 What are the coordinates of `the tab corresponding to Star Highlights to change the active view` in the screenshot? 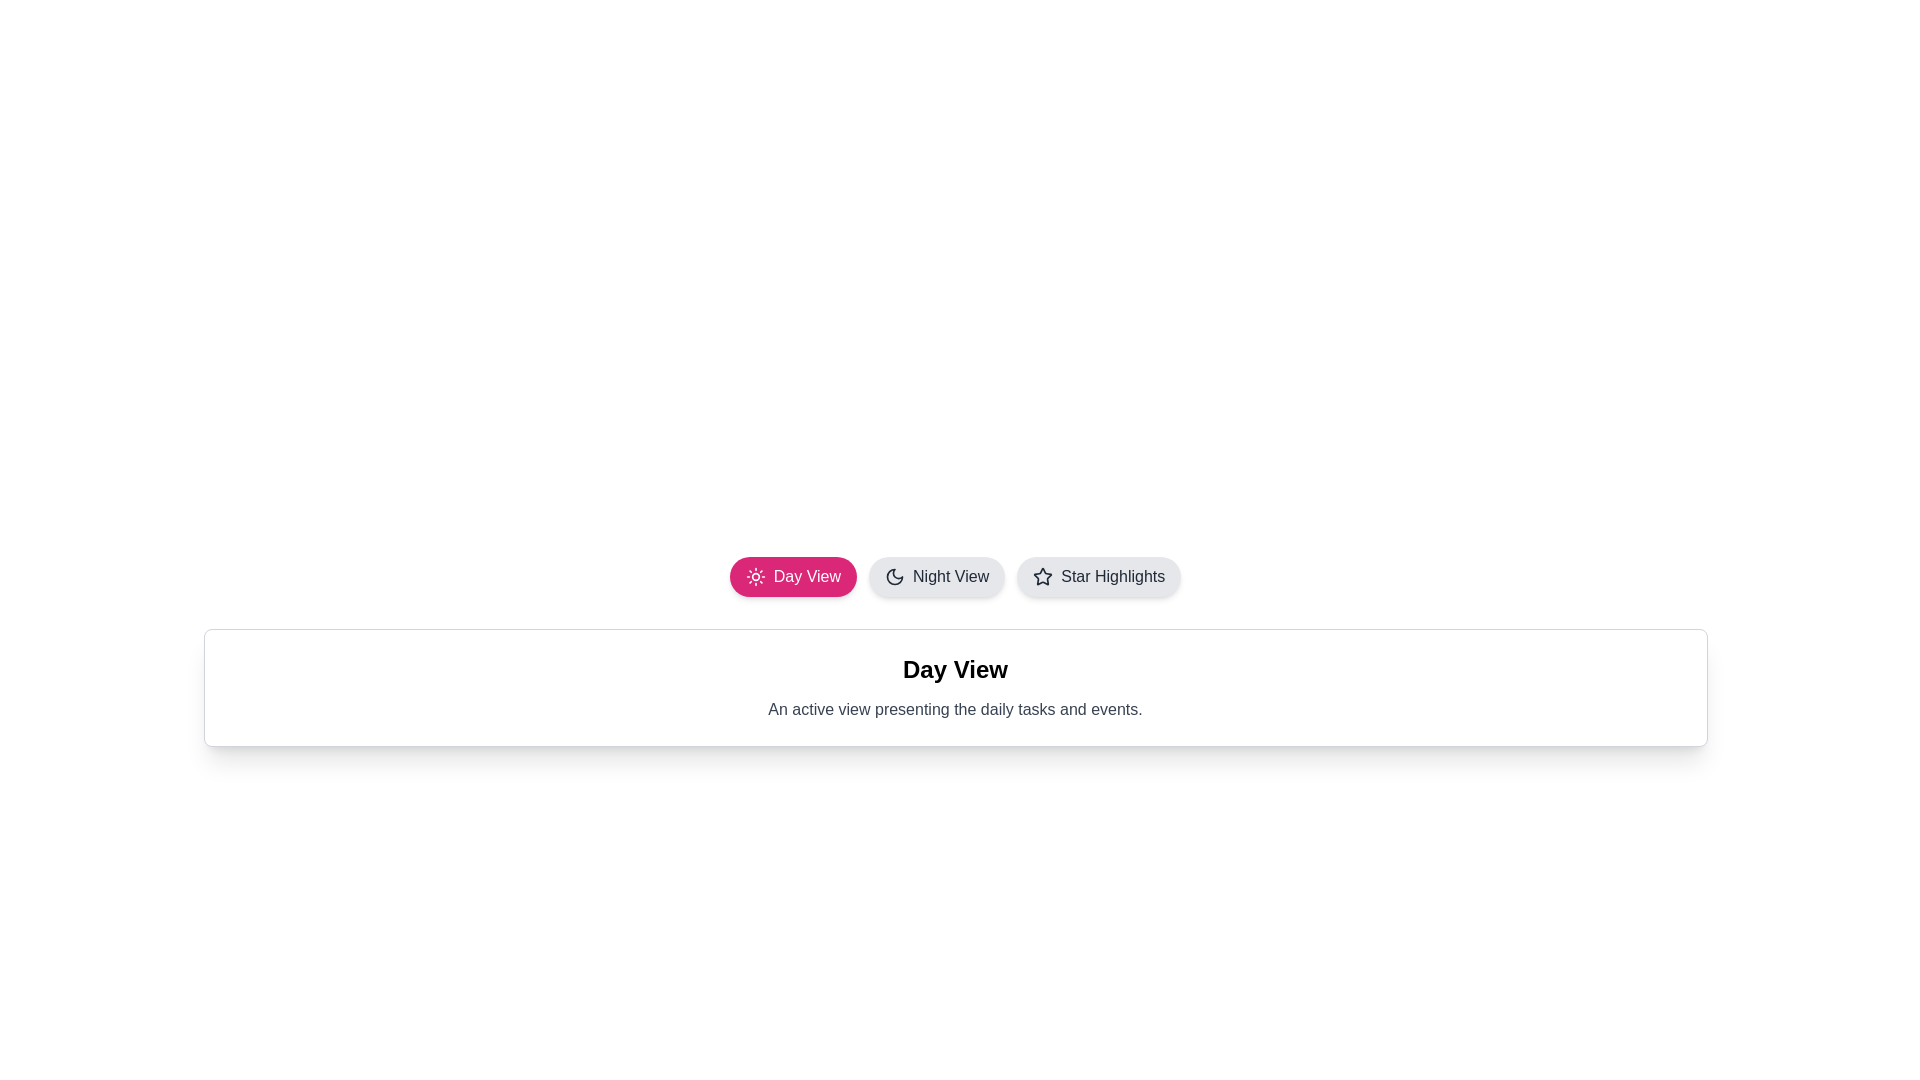 It's located at (1098, 577).